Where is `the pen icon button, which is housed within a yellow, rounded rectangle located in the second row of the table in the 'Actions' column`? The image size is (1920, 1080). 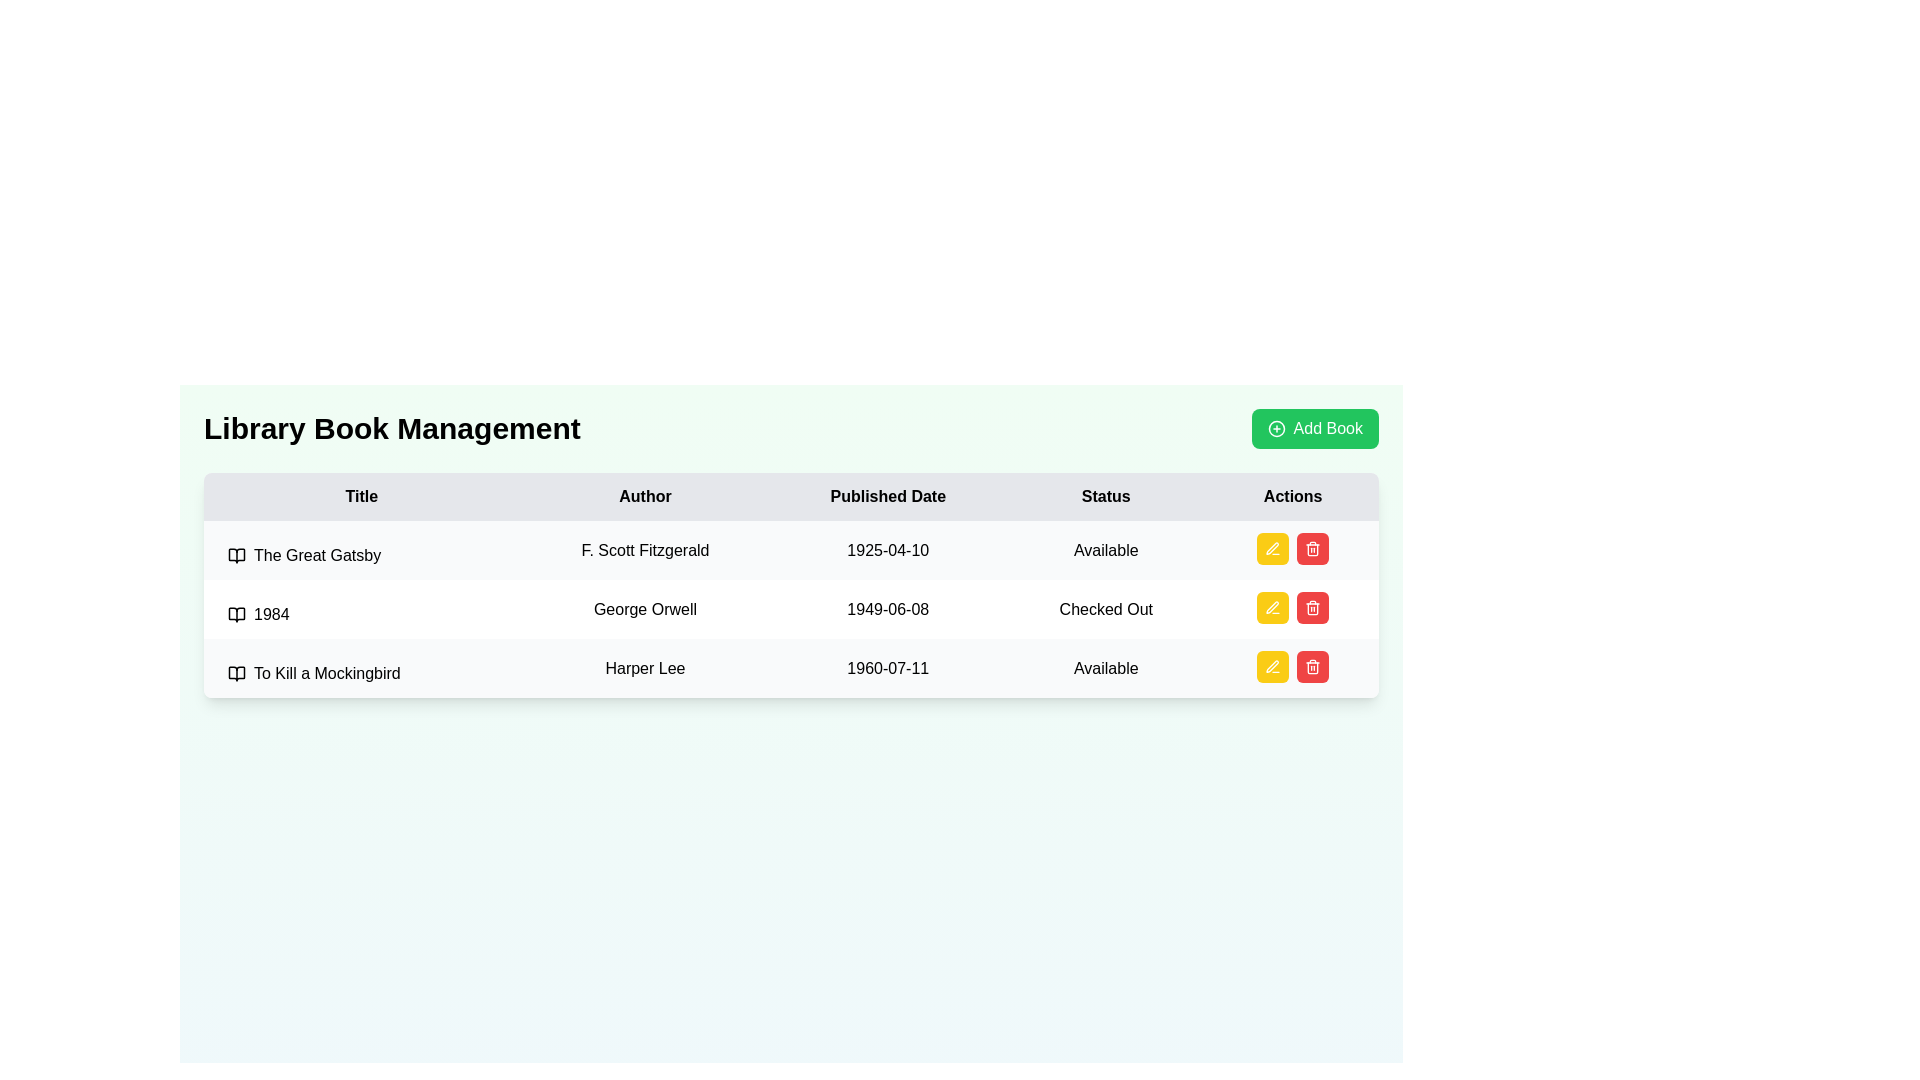 the pen icon button, which is housed within a yellow, rounded rectangle located in the second row of the table in the 'Actions' column is located at coordinates (1272, 607).